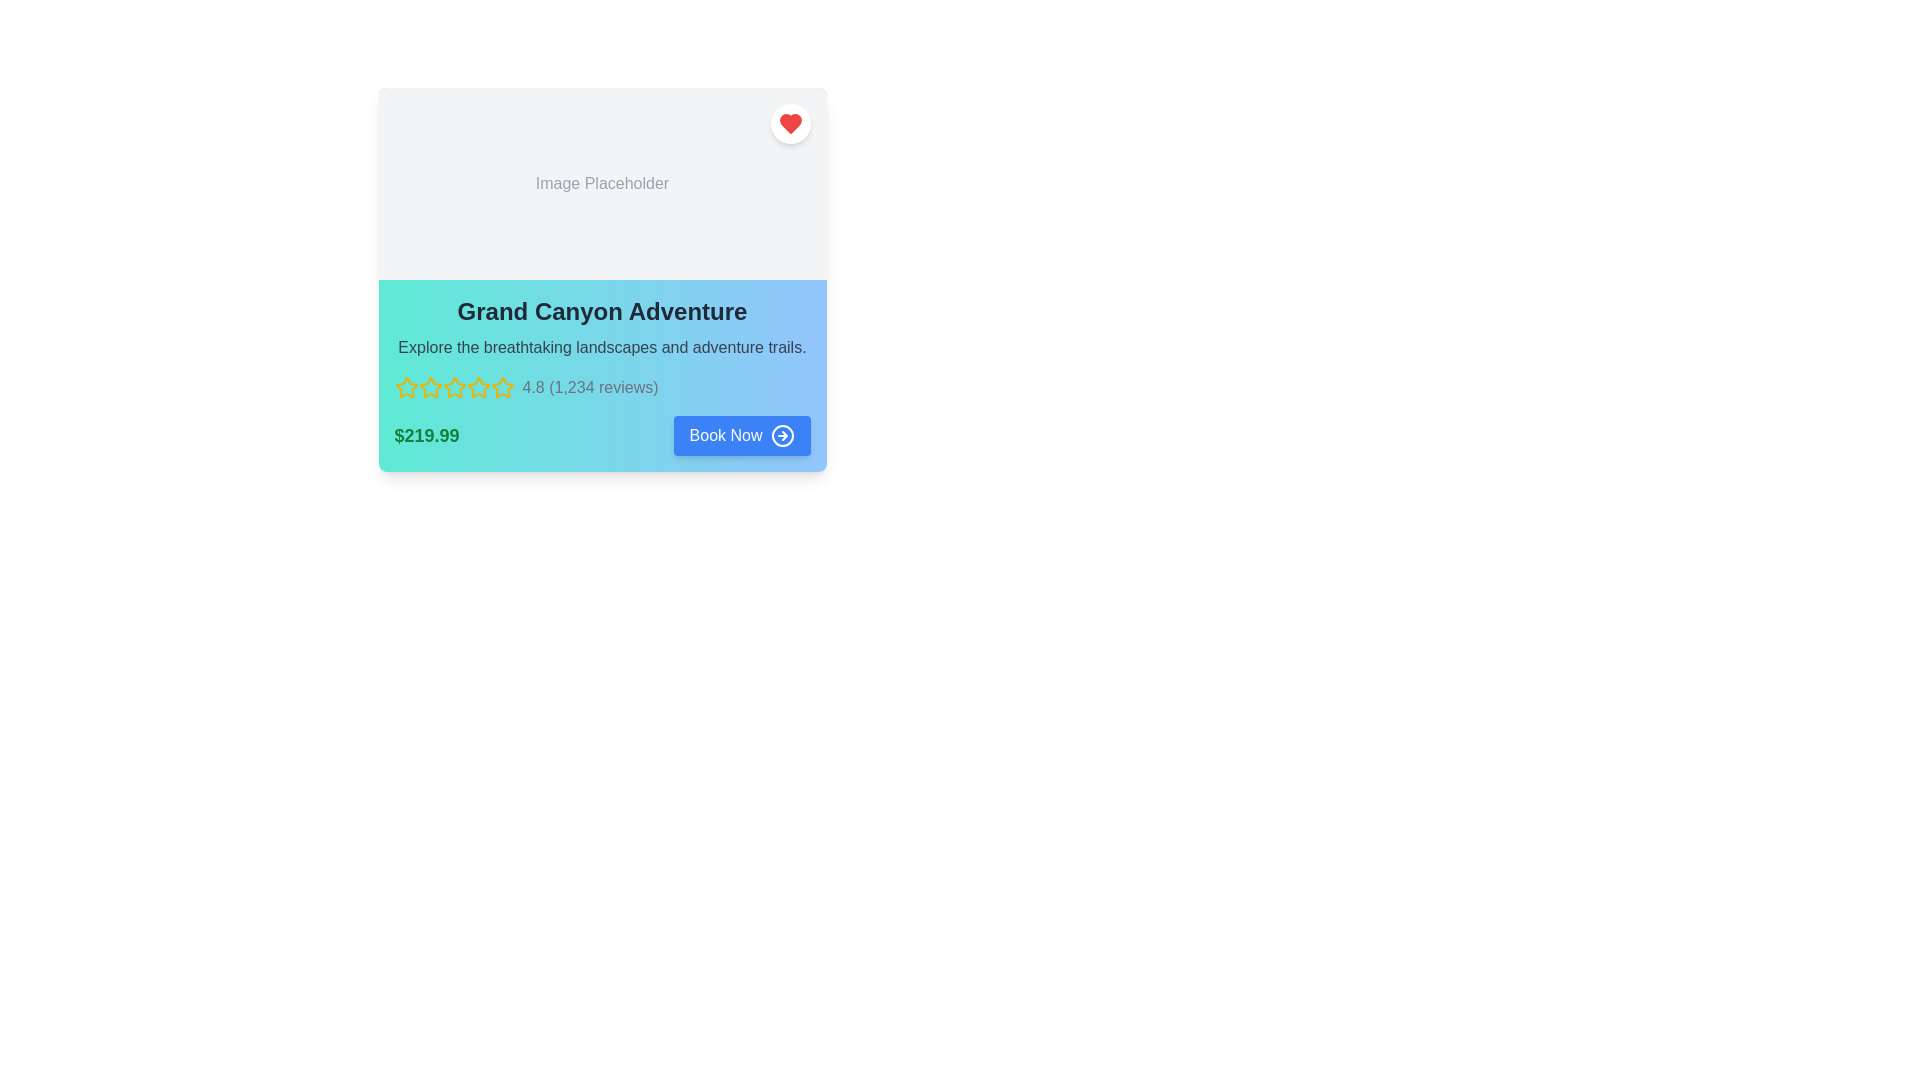 This screenshot has width=1920, height=1080. What do you see at coordinates (601, 184) in the screenshot?
I see `the 'Image Placeholder' text label, which is centered within a pale-gray rectangular block at the top section of its card-like component` at bounding box center [601, 184].